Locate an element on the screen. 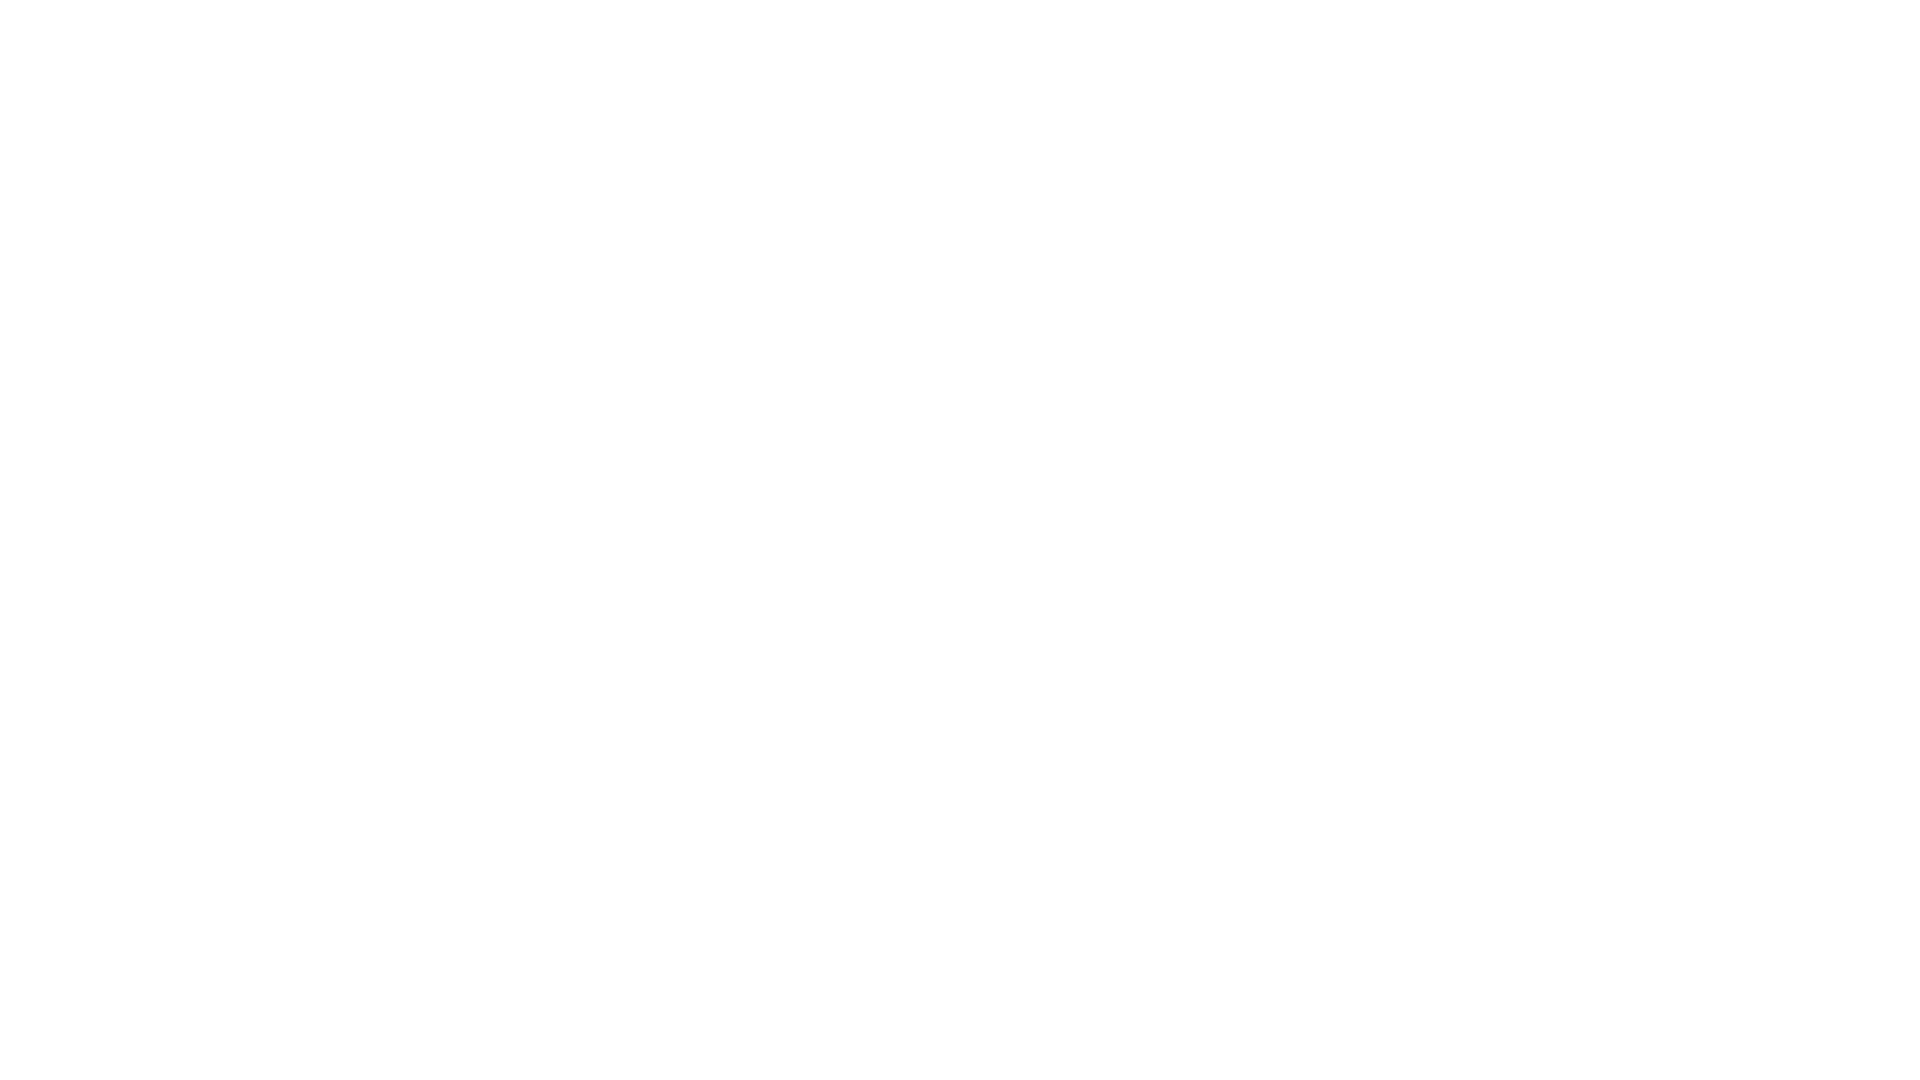 Image resolution: width=1920 pixels, height=1080 pixels. Population Biology is located at coordinates (1276, 677).